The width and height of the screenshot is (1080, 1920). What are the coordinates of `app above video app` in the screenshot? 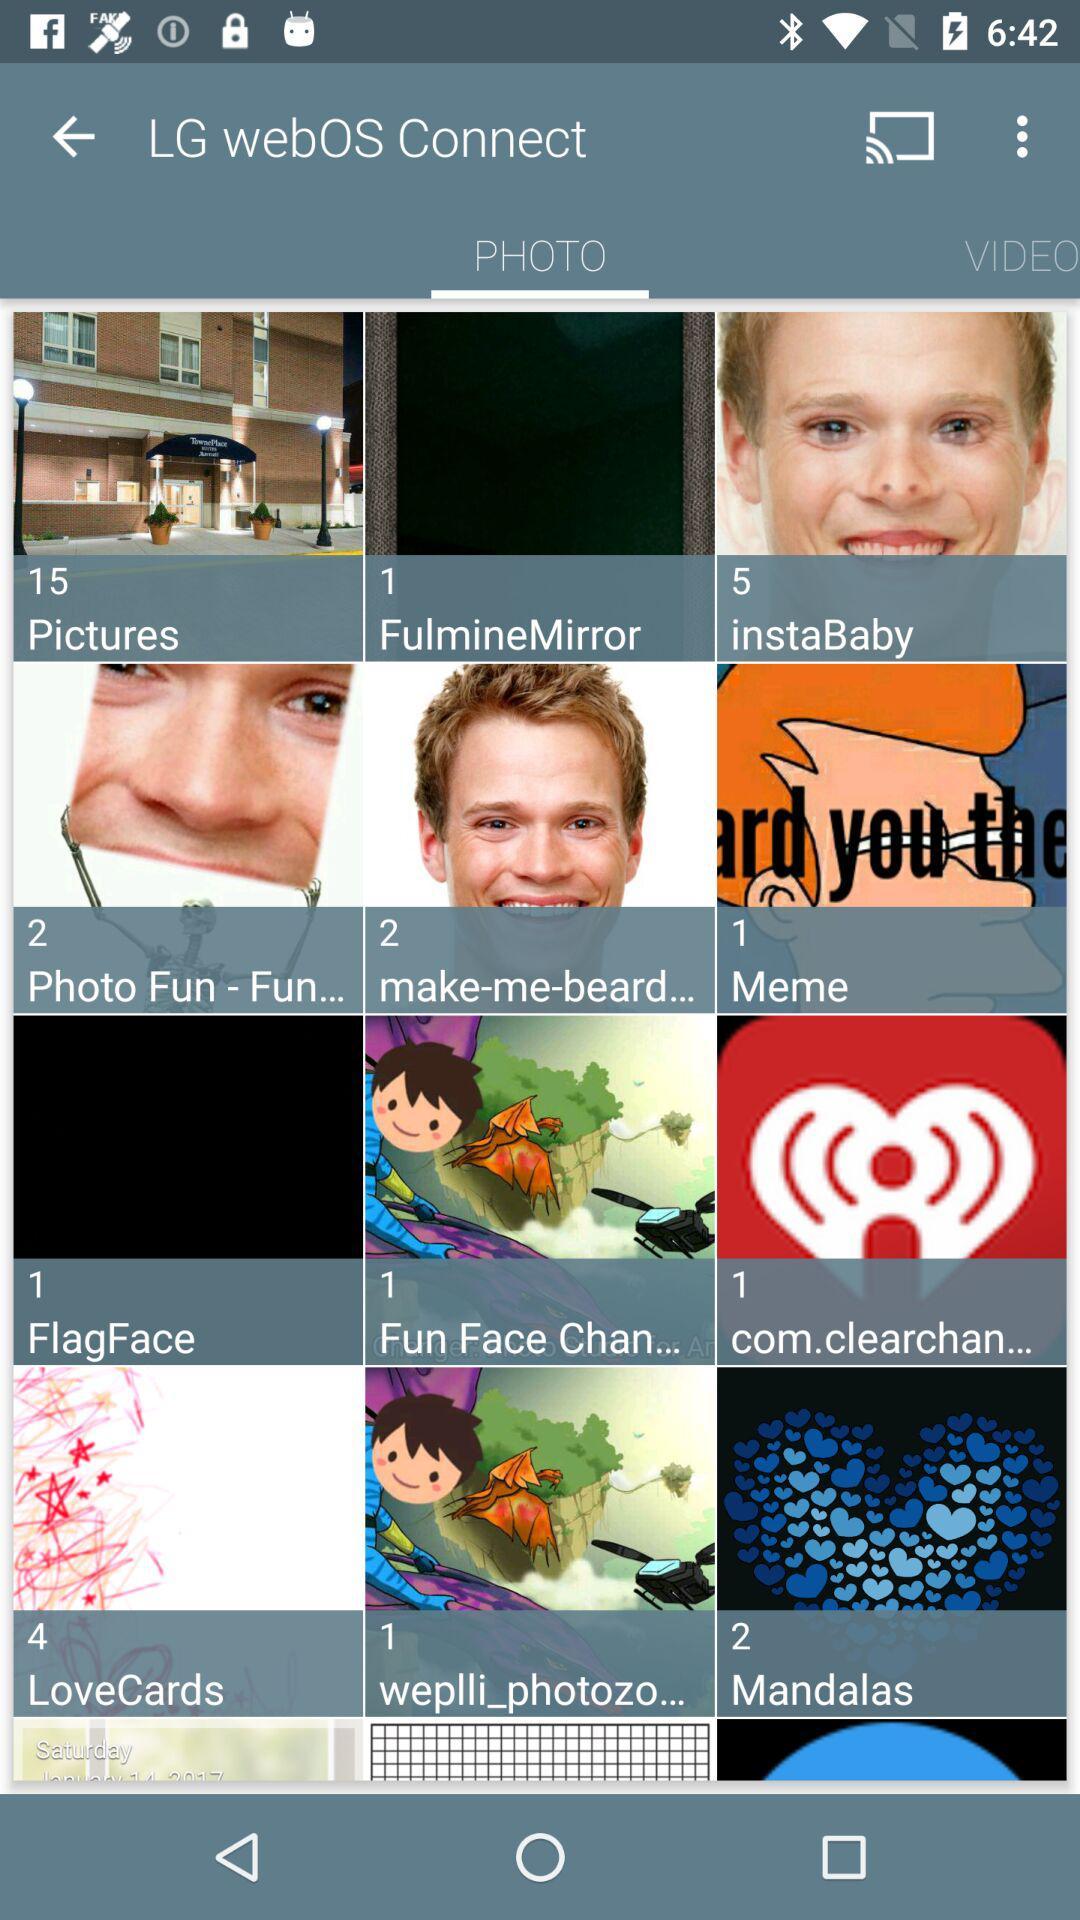 It's located at (1027, 135).